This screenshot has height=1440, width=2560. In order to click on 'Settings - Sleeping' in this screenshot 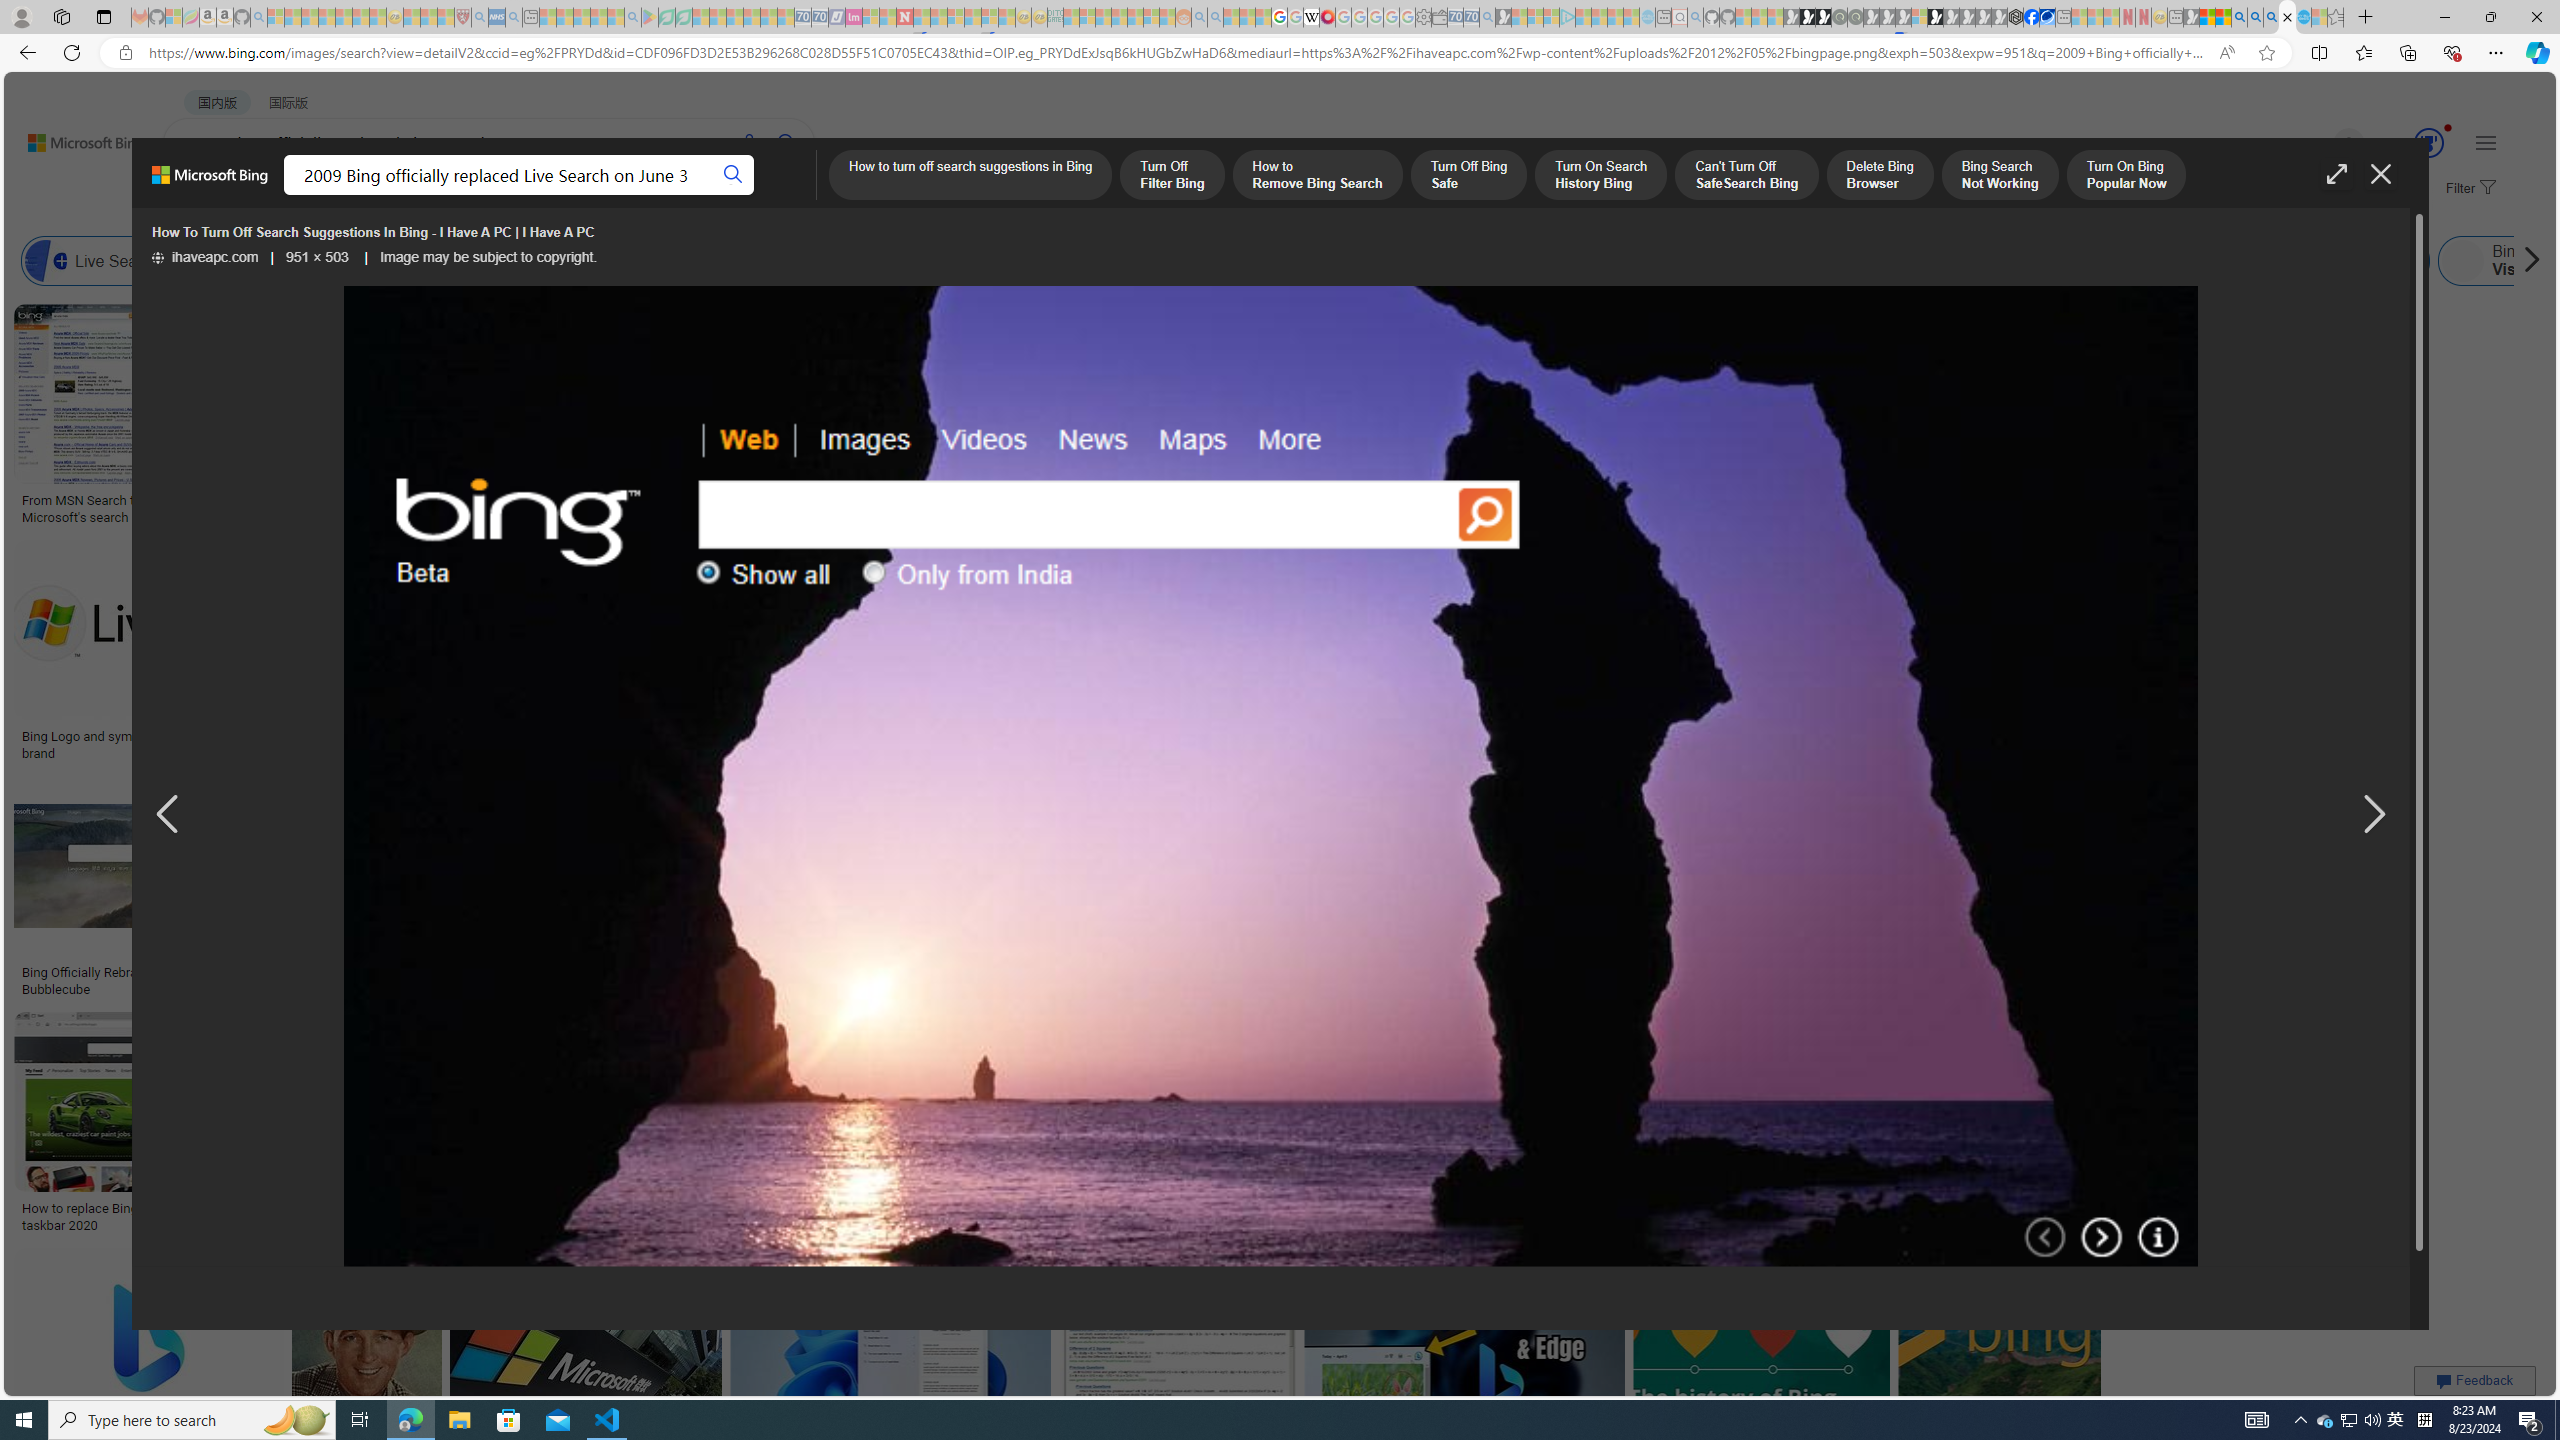, I will do `click(1422, 16)`.